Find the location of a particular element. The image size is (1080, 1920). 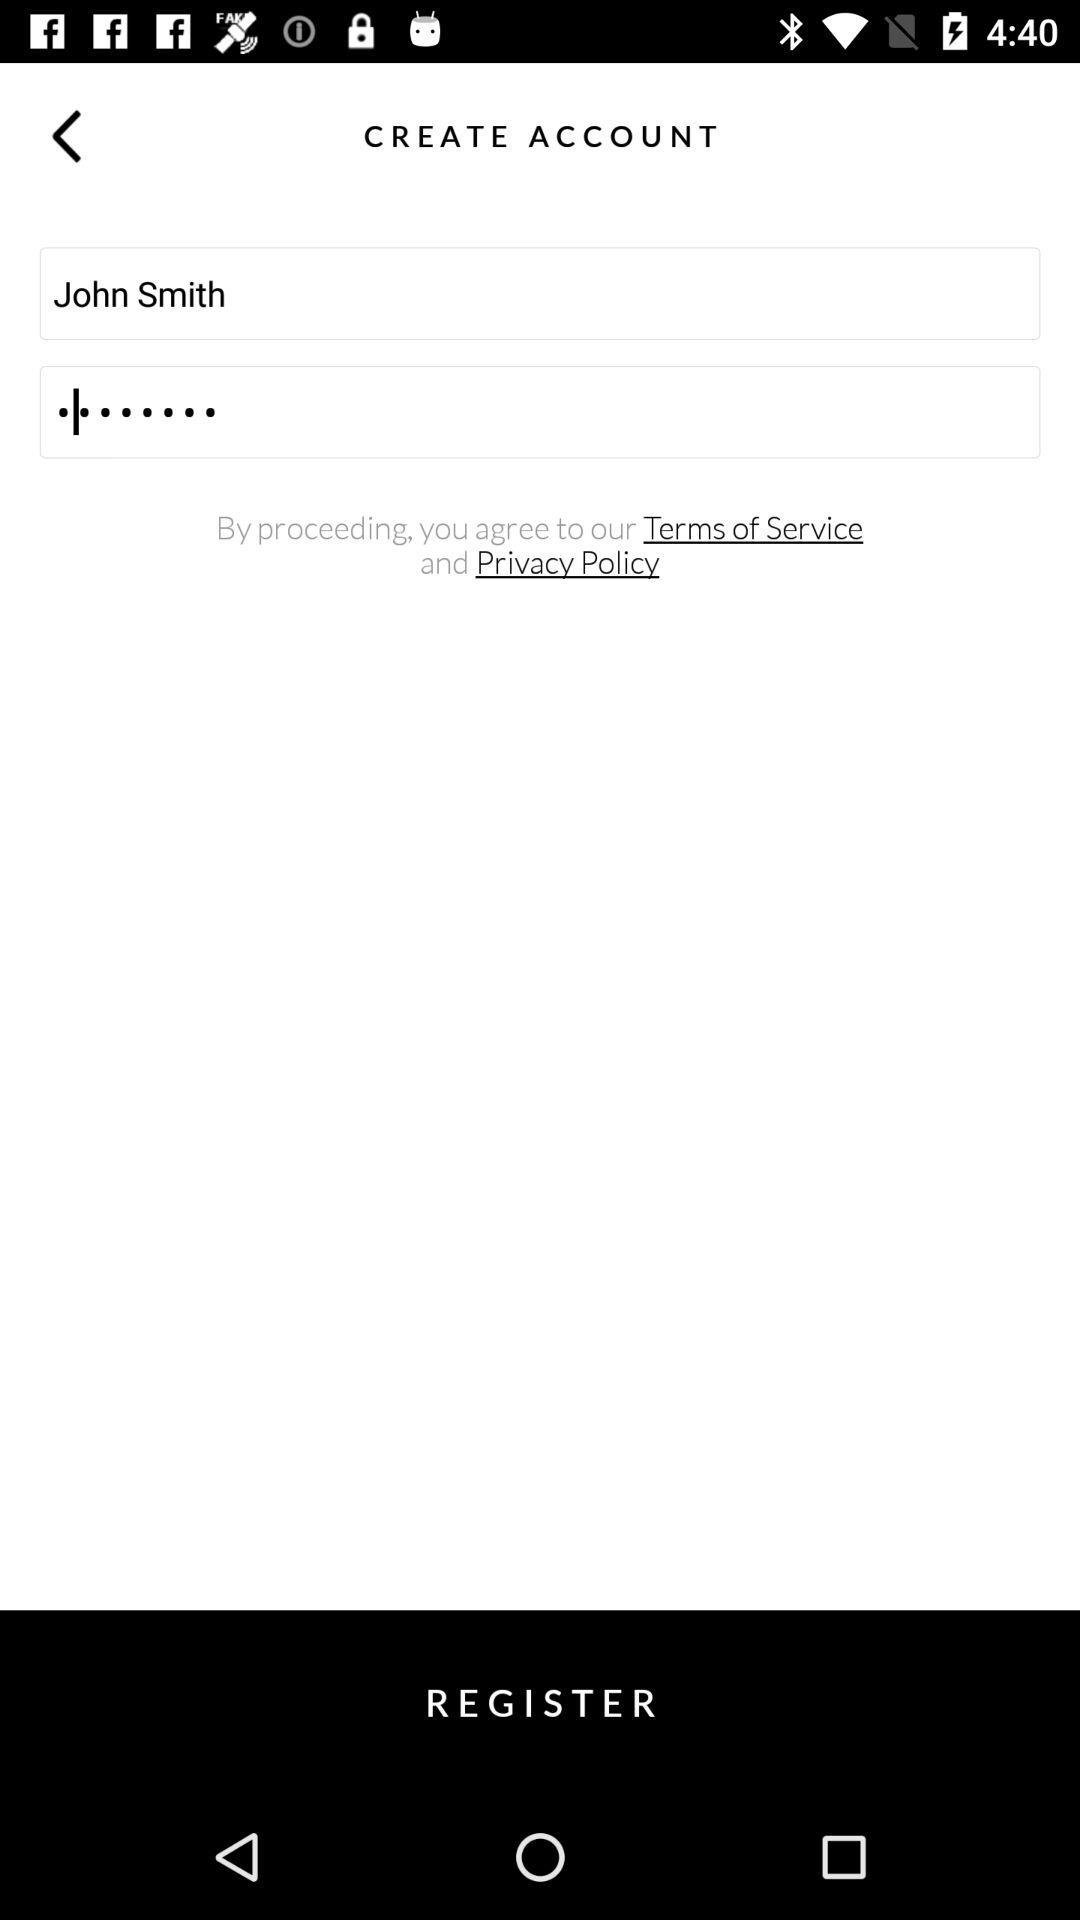

the icon at the top left corner is located at coordinates (64, 134).